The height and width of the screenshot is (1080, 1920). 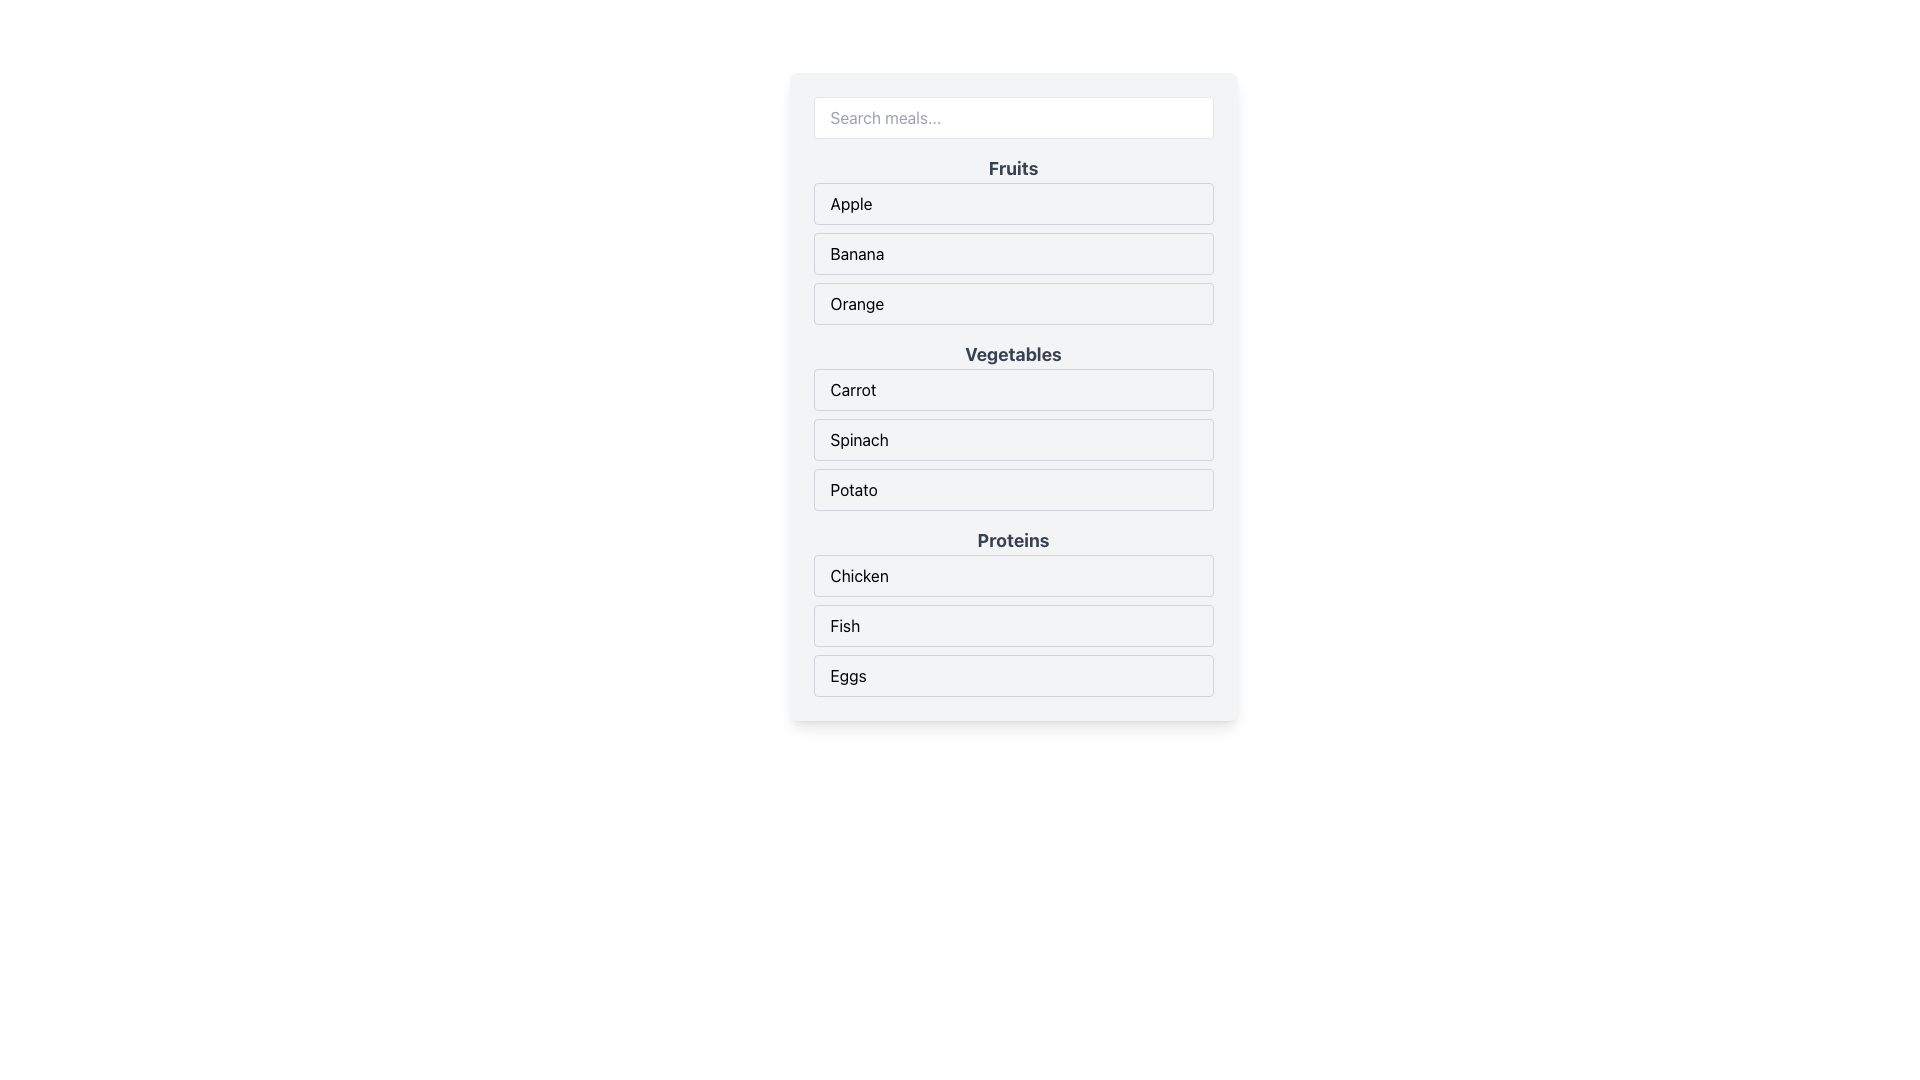 I want to click on the 'Spinach' button, the second item in the vertical list of vegetables, so click(x=1013, y=438).